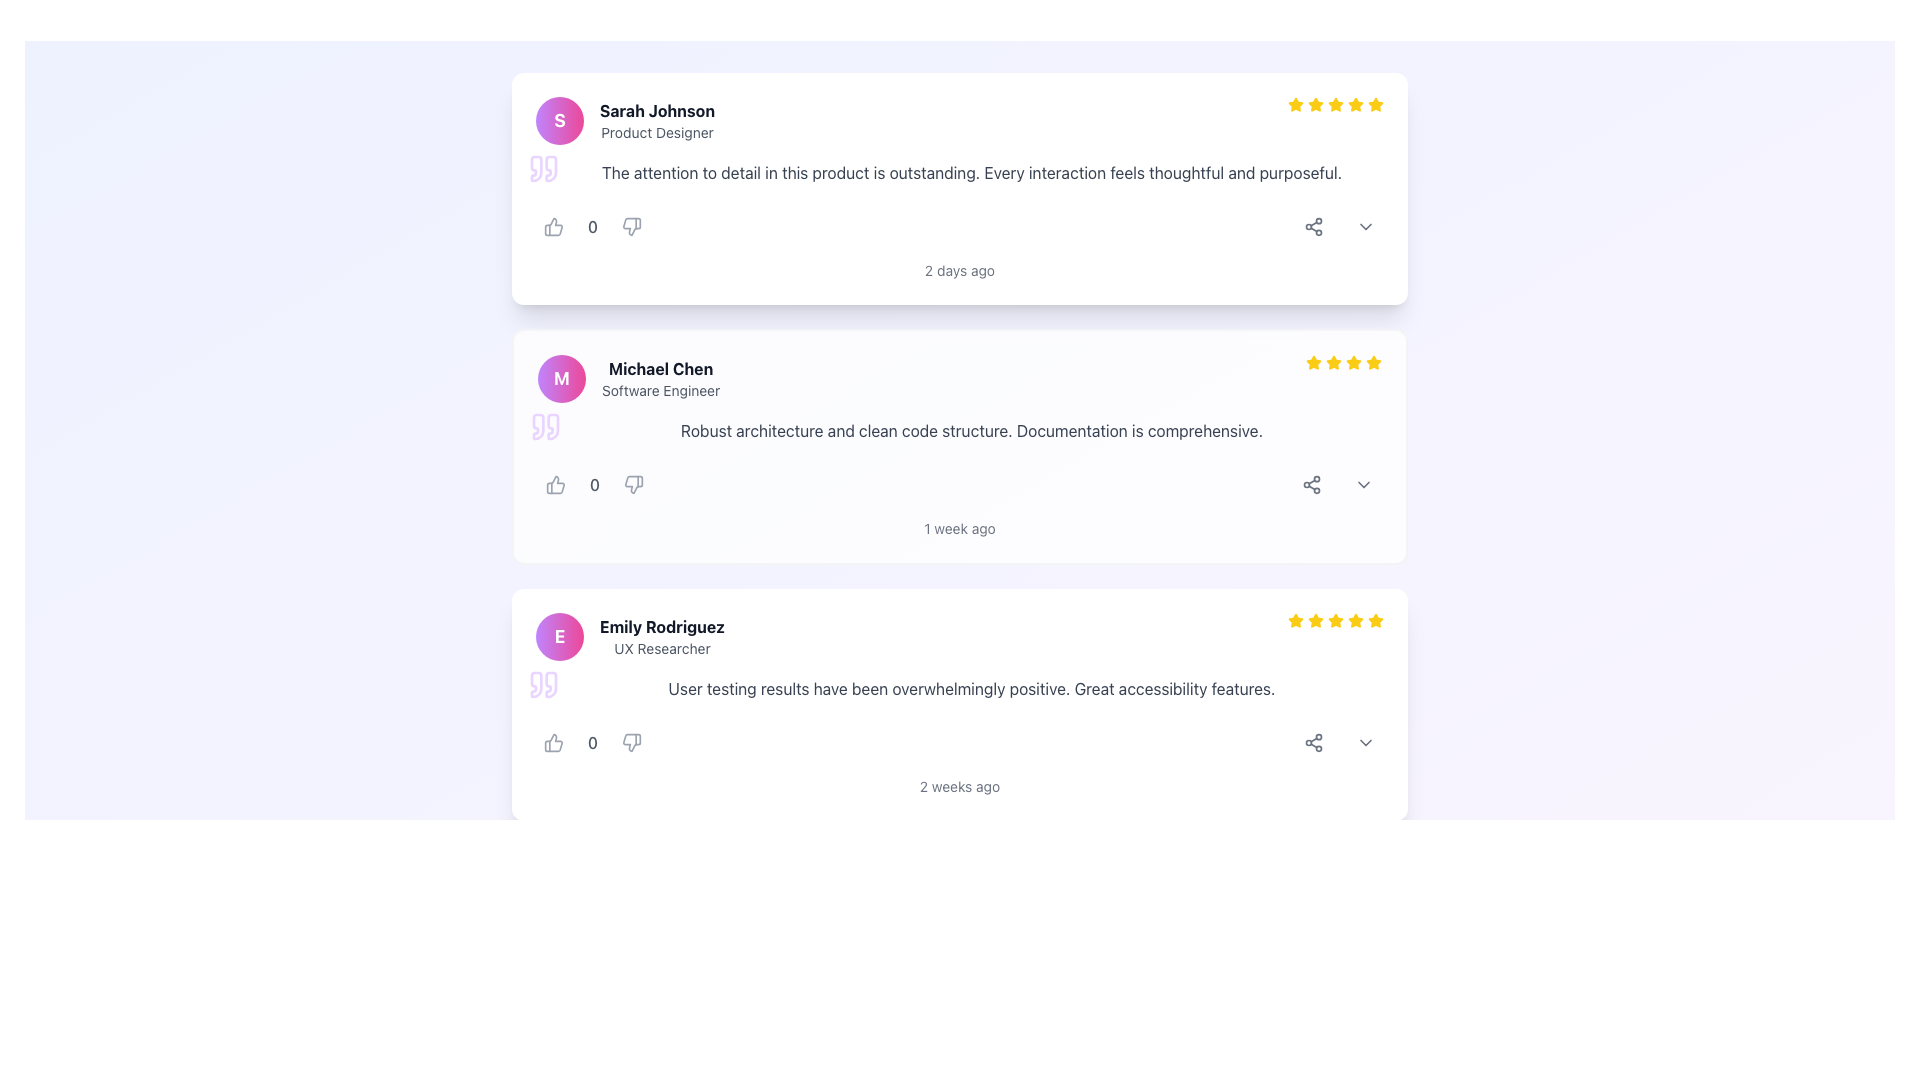 This screenshot has width=1920, height=1080. Describe the element at coordinates (1296, 619) in the screenshot. I see `the fifth star icon` at that location.